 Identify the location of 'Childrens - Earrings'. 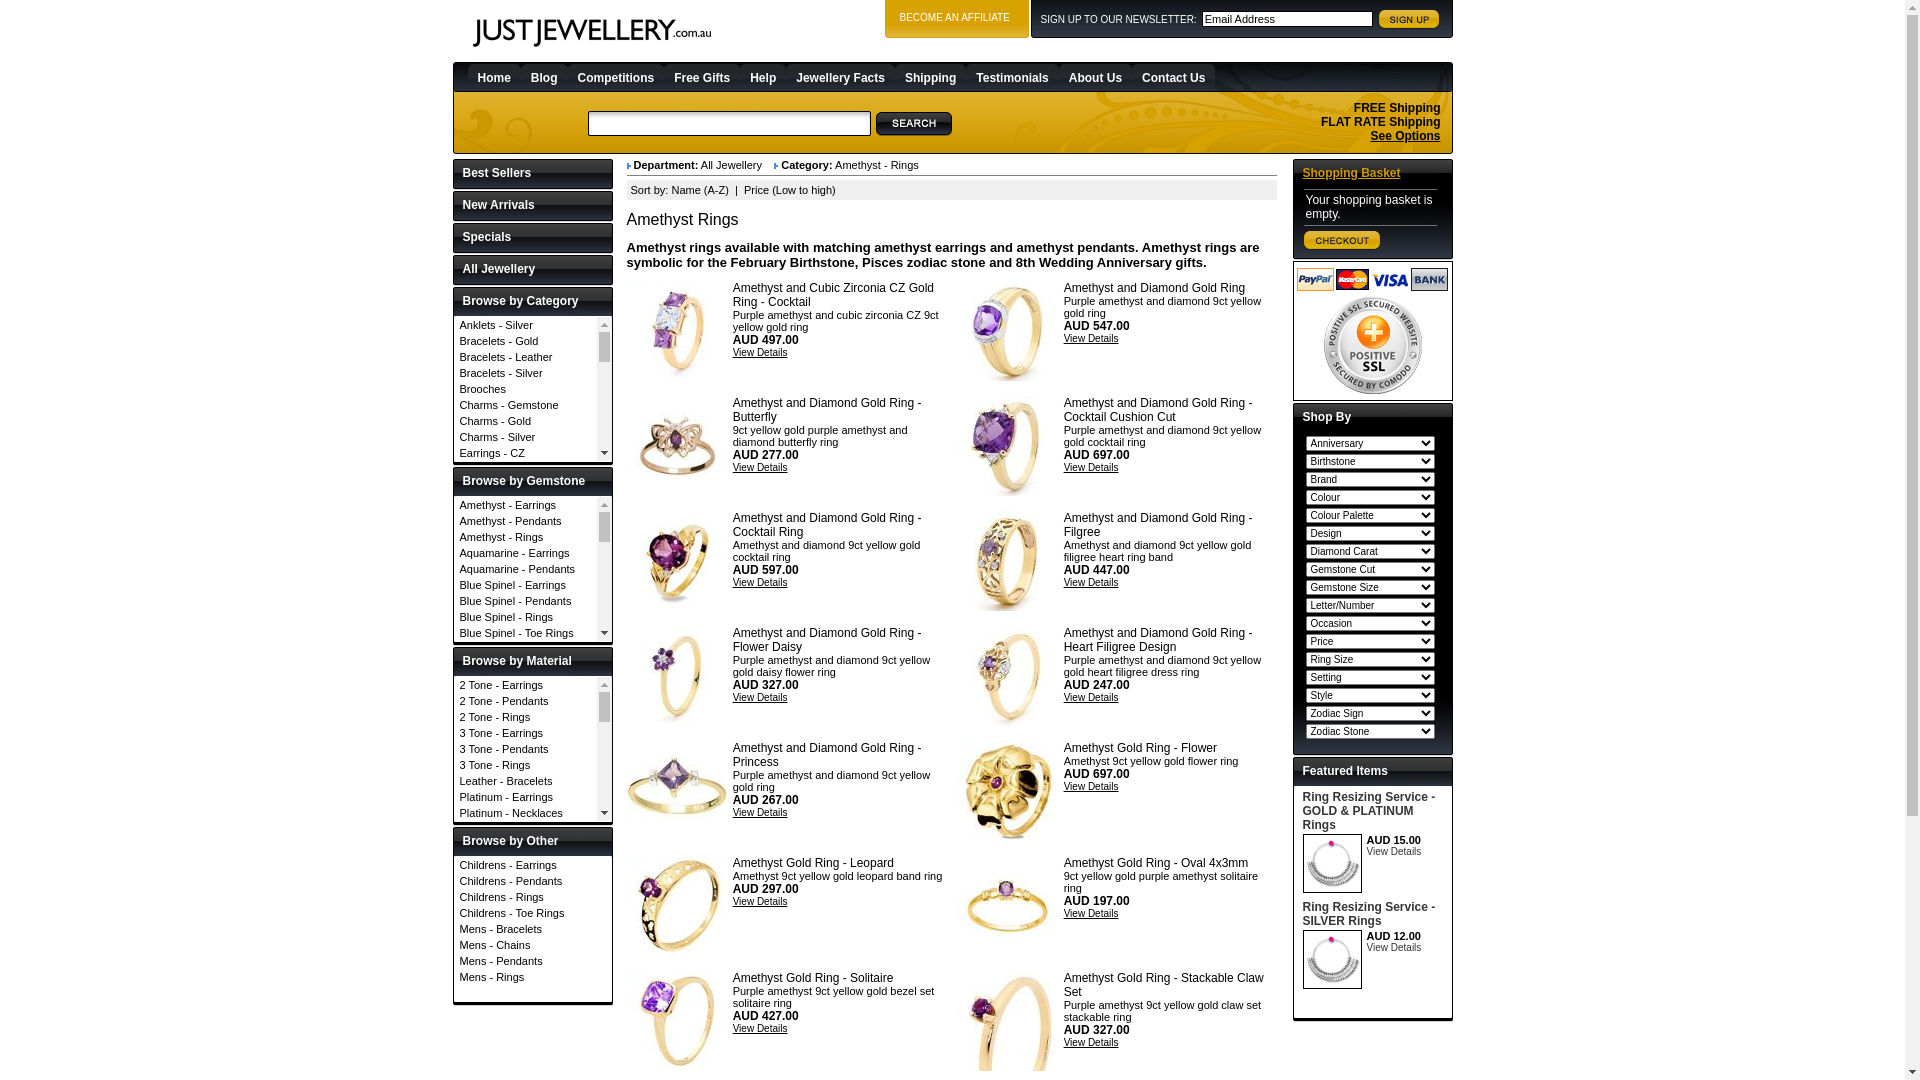
(532, 863).